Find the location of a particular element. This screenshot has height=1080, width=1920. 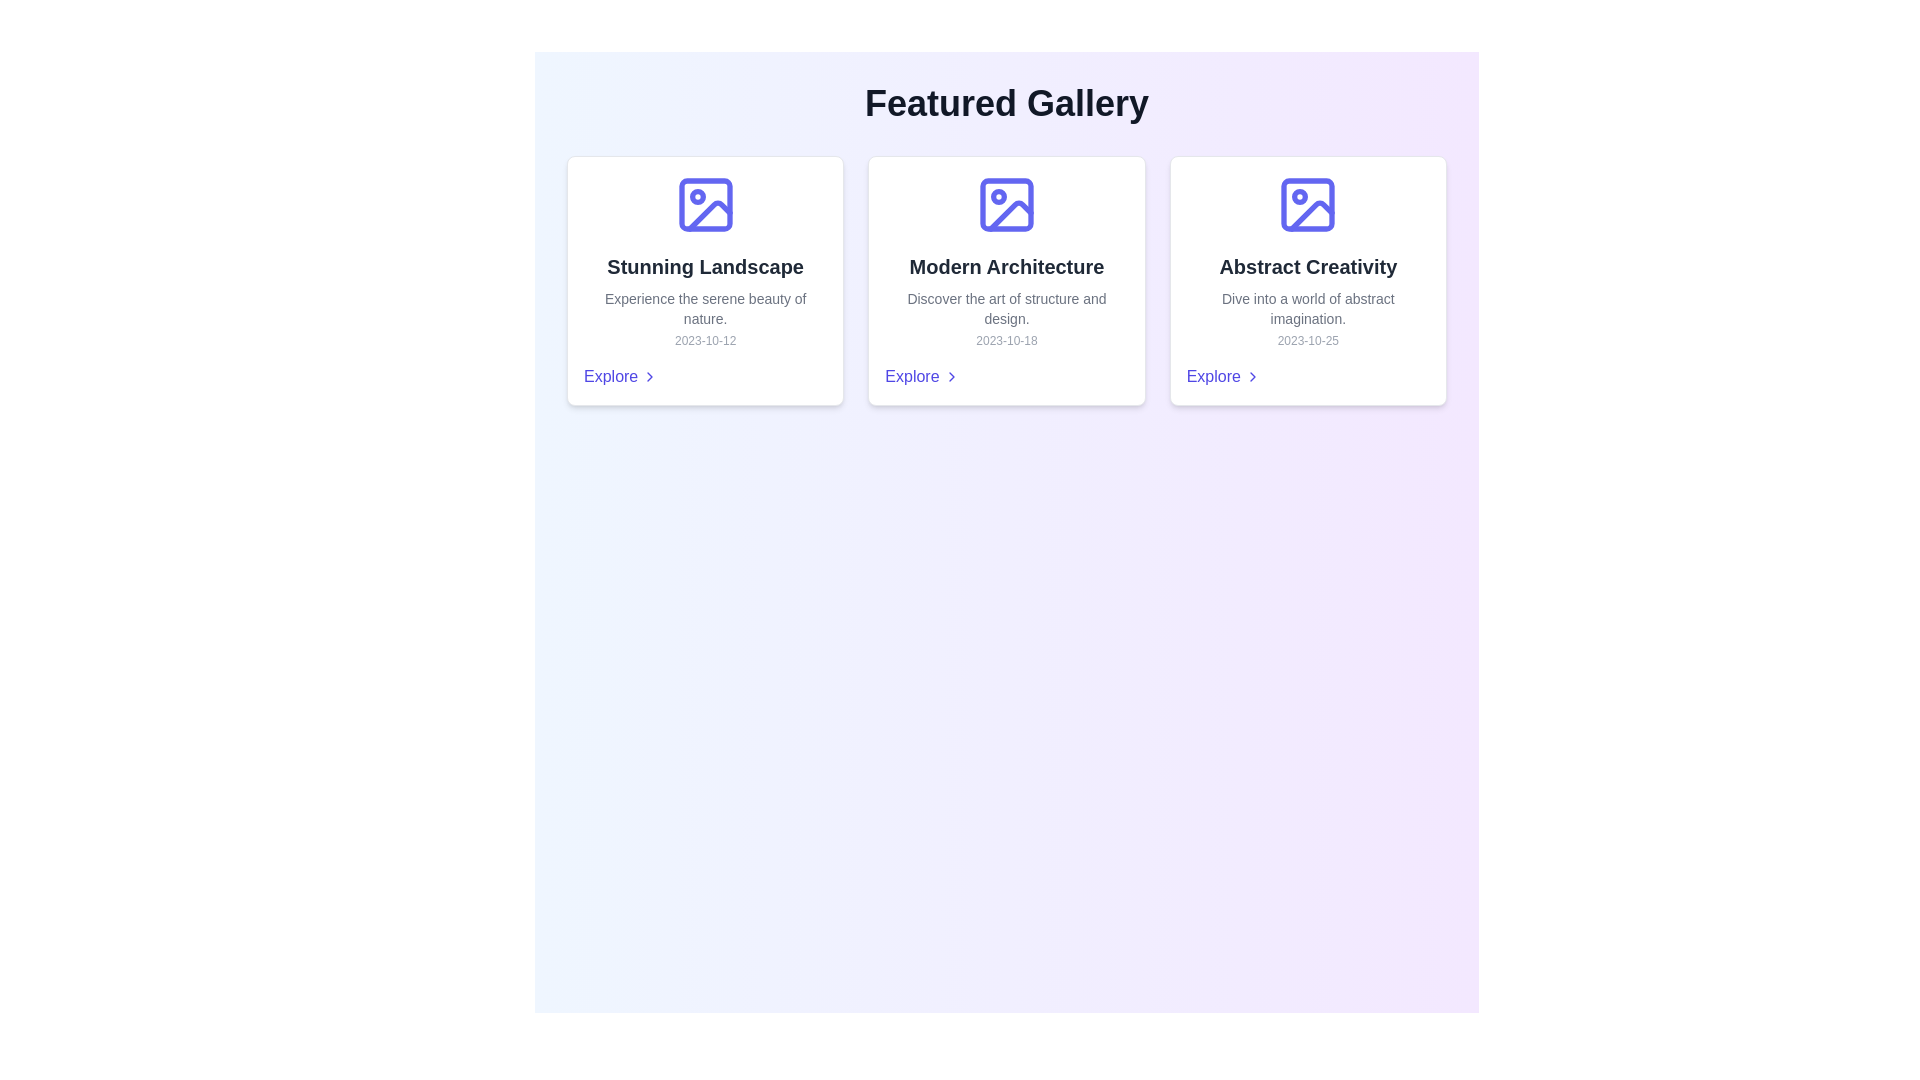

the first Card Component in the Featured Gallery section is located at coordinates (705, 281).